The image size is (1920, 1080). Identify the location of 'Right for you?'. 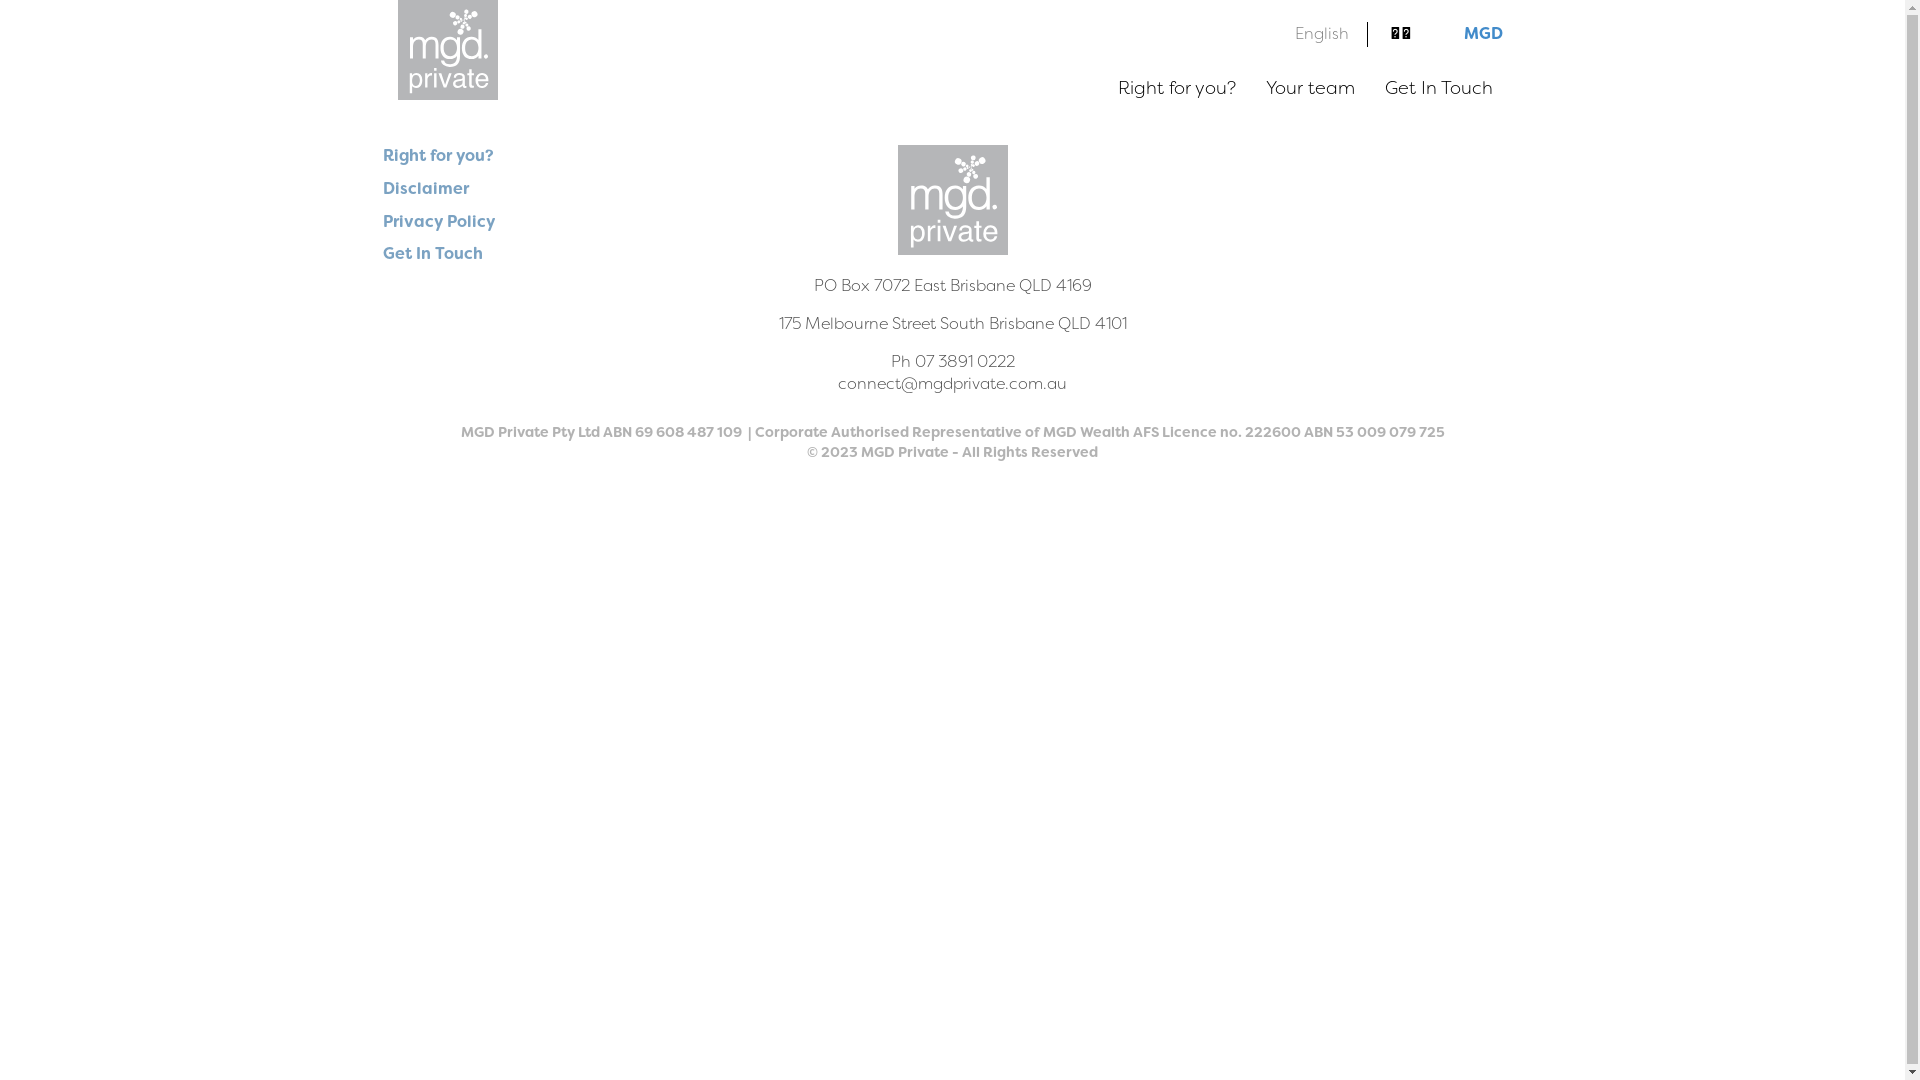
(436, 154).